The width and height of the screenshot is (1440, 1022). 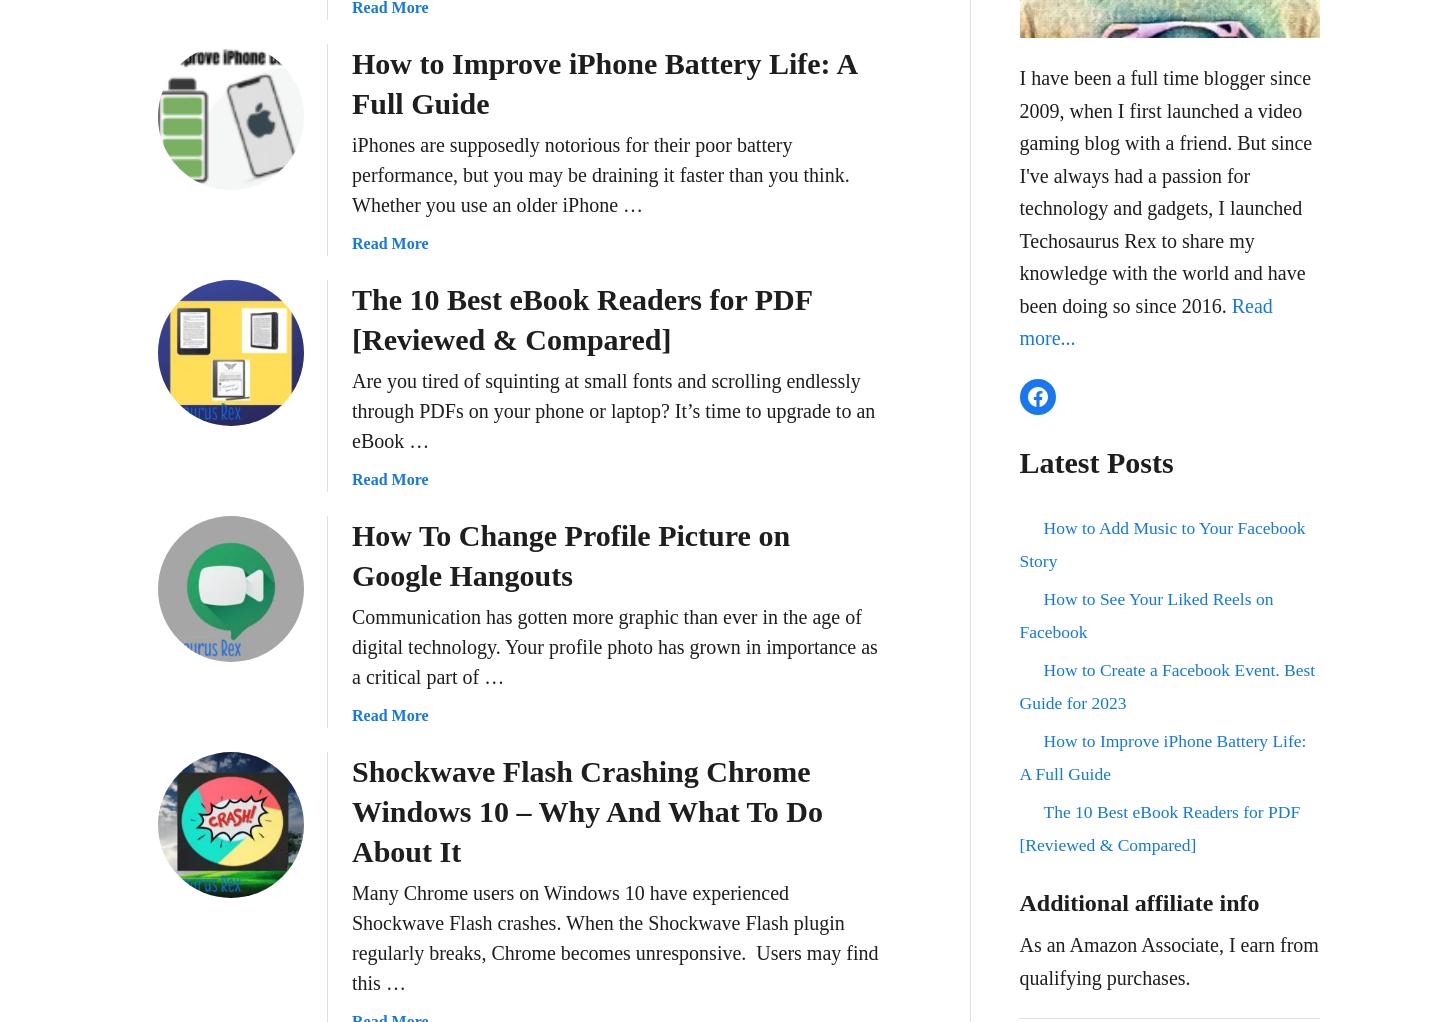 I want to click on 'Communication has gotten more graphic than ever in the age of digital technology. Your profile photo has grown in importance as a critical part of …', so click(x=613, y=647).